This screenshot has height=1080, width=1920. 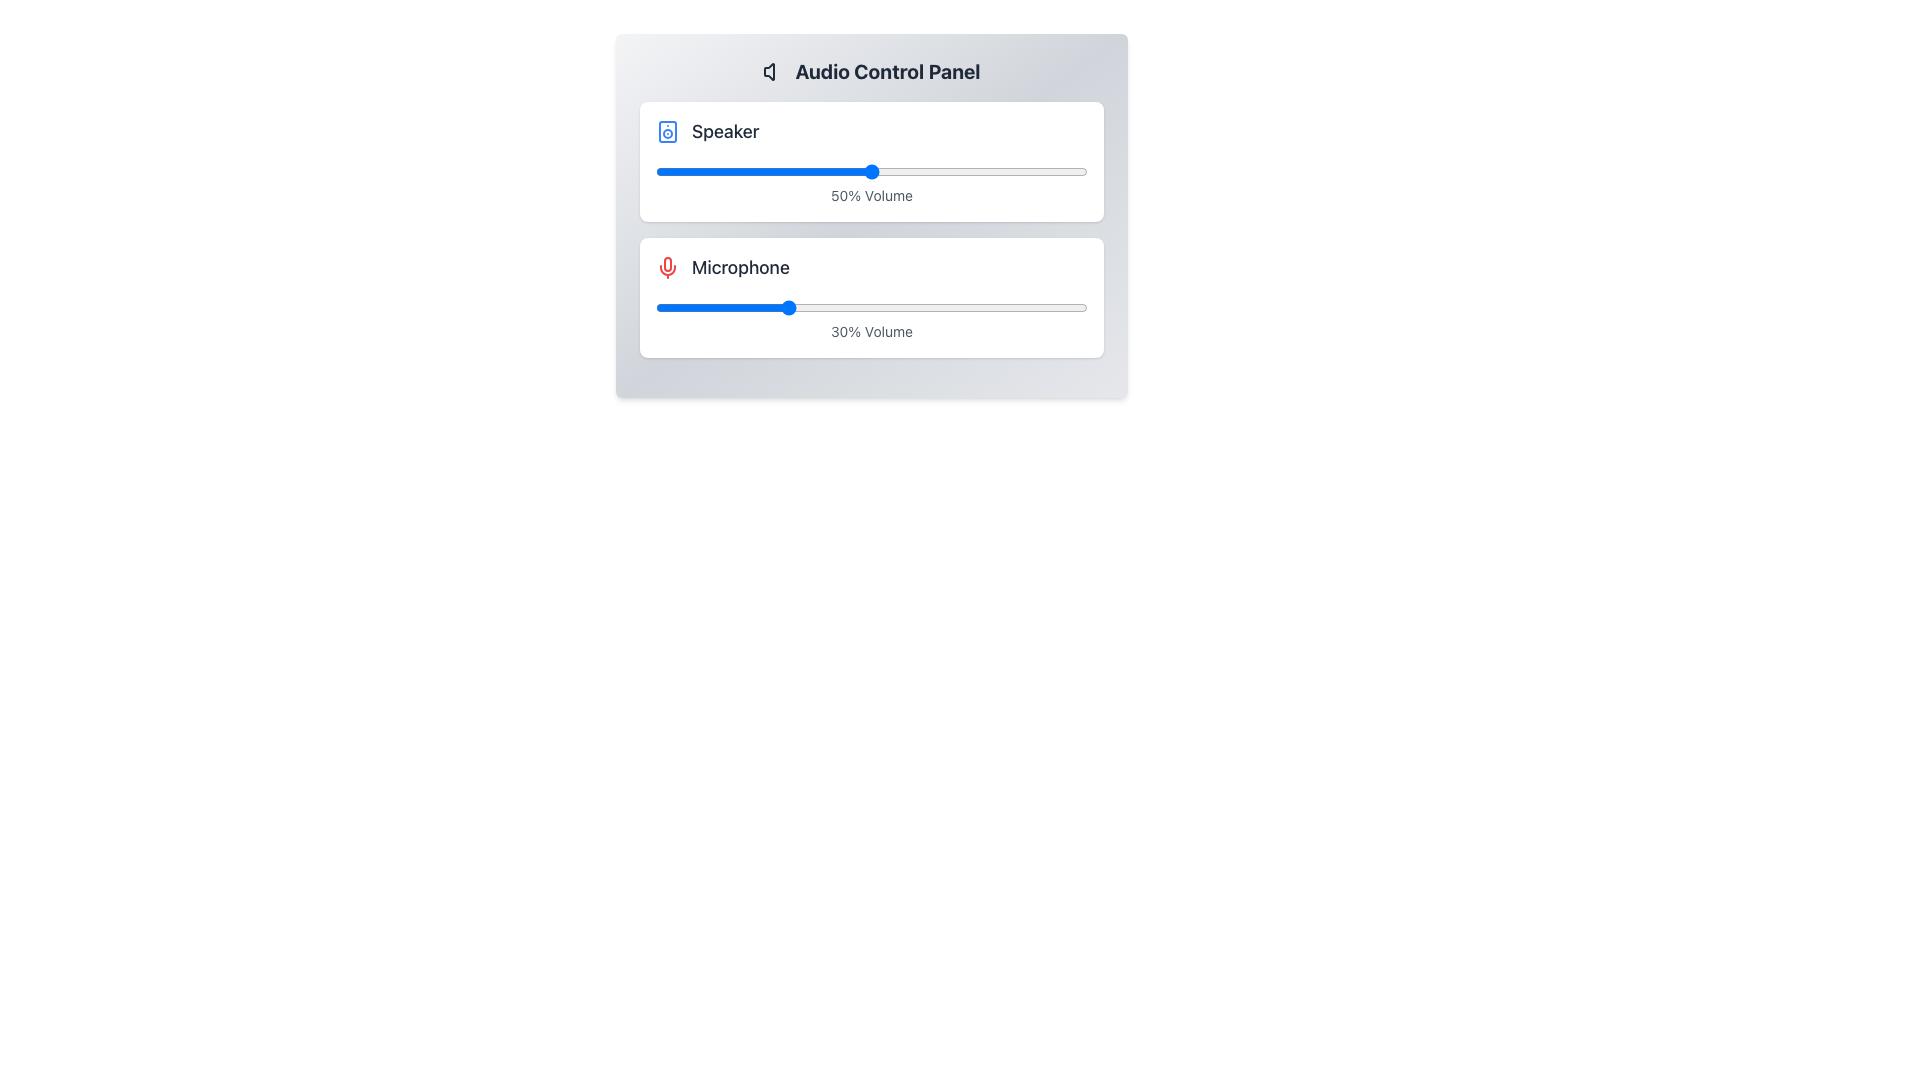 What do you see at coordinates (667, 266) in the screenshot?
I see `the red microphone icon located to the left of the 'Microphone' text label in the bottom section of the 'Audio Control Panel'` at bounding box center [667, 266].